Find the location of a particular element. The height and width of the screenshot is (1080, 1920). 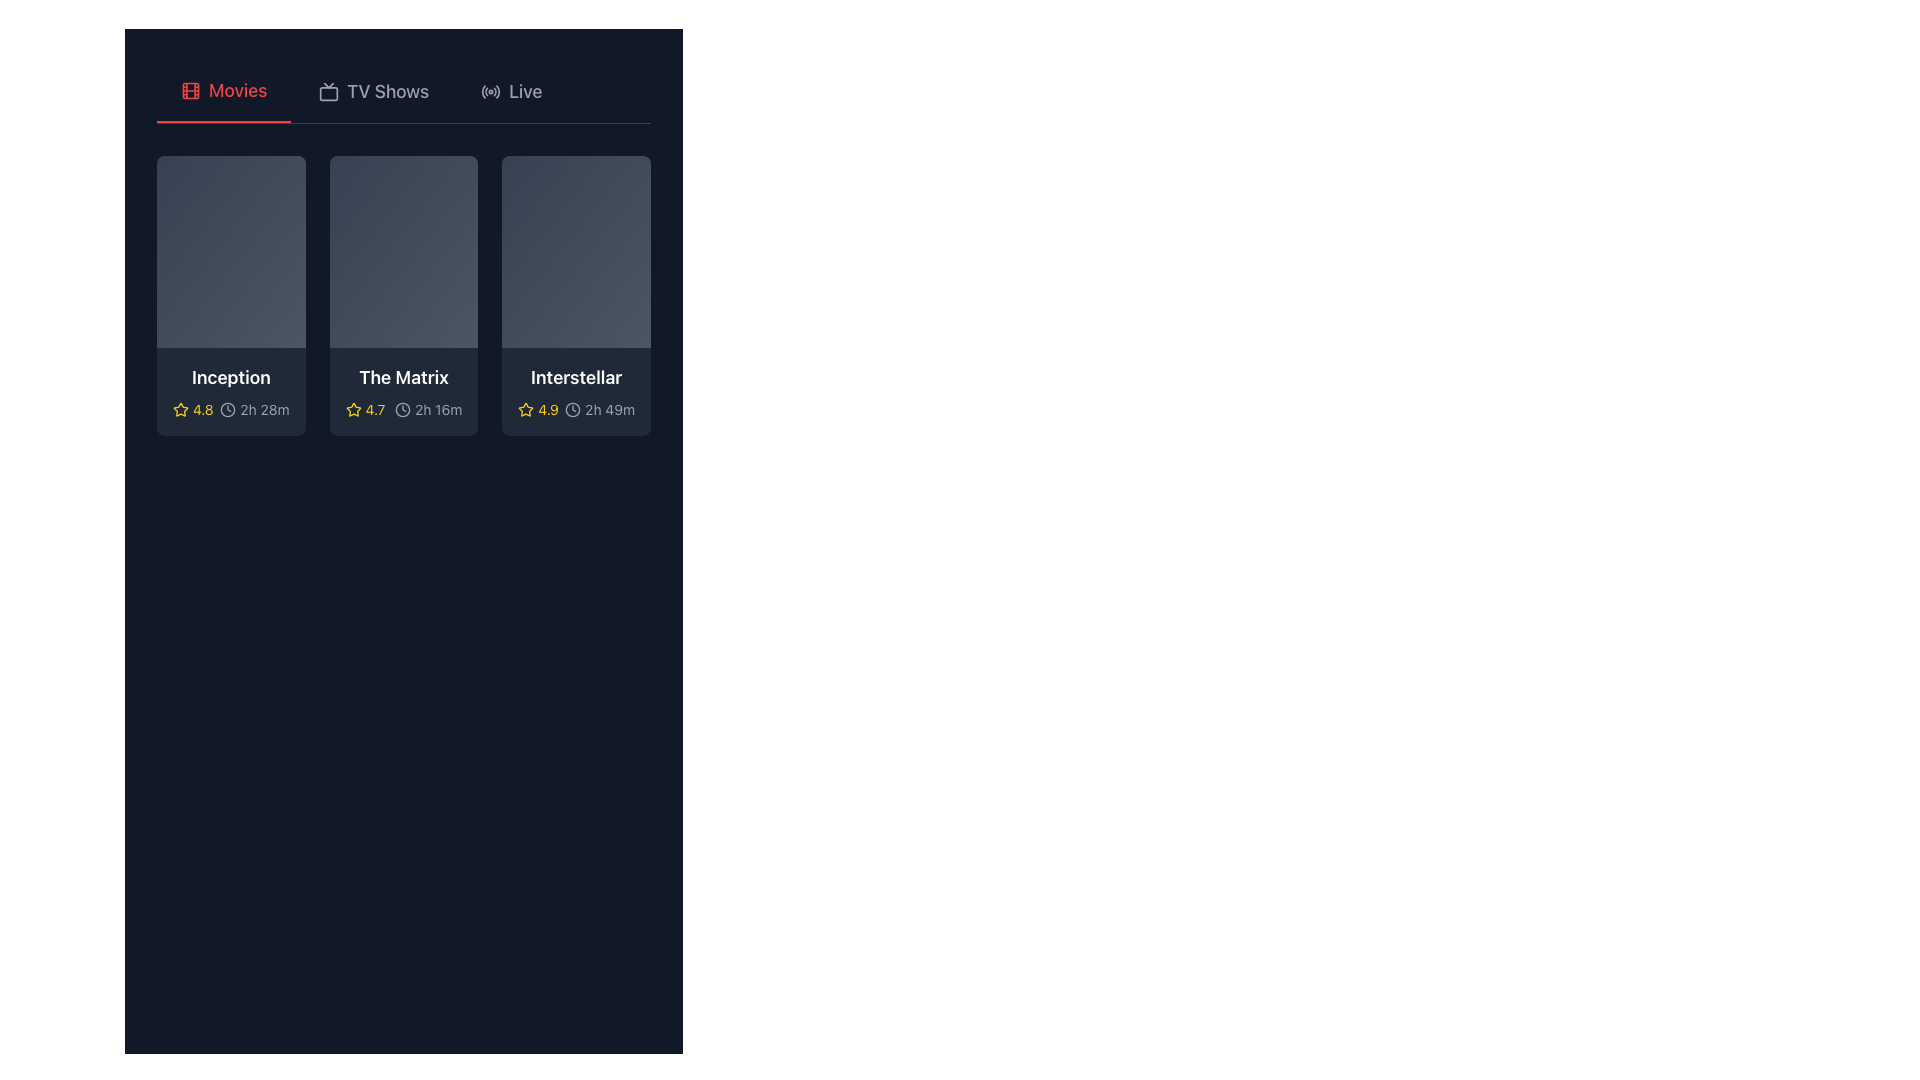

duration text '2h 49m' from the textual label located at the bottom-right of the movie card for 'Interstellar', next to the clock icon is located at coordinates (599, 408).